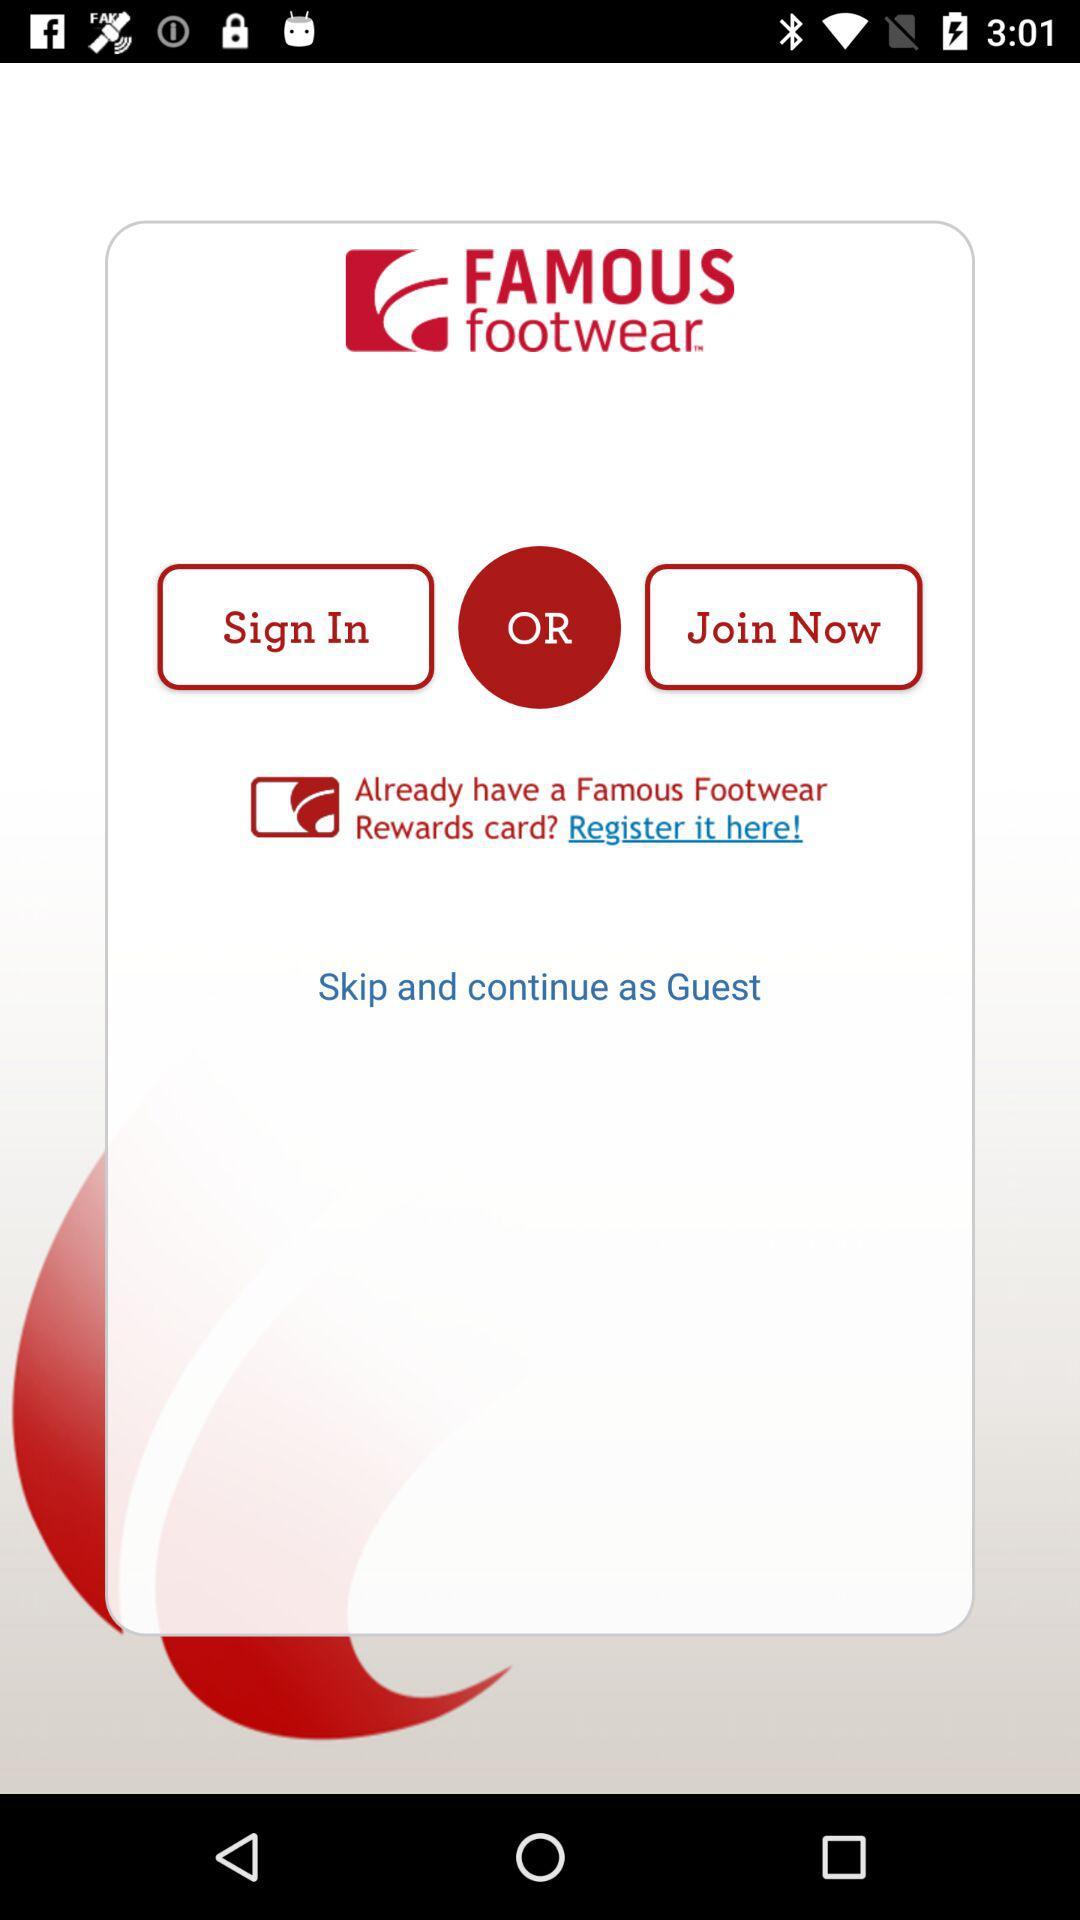 The image size is (1080, 1920). Describe the element at coordinates (295, 626) in the screenshot. I see `item to the left of the or item` at that location.